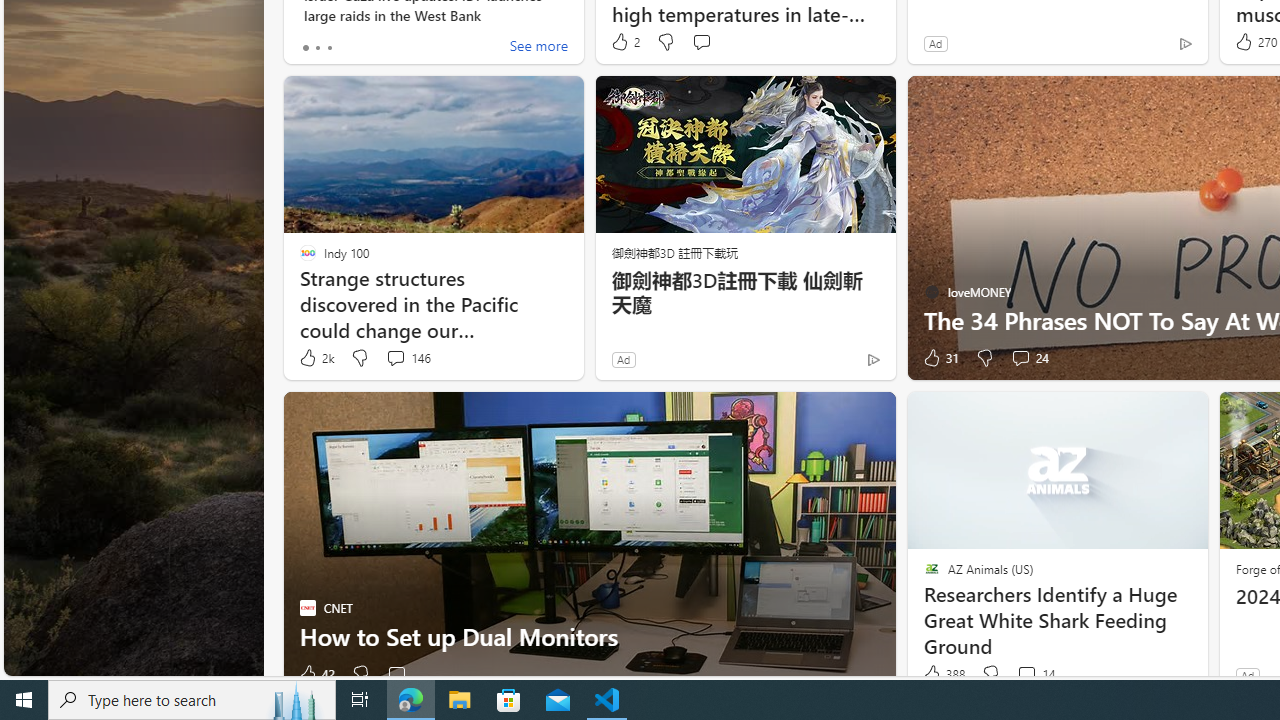 The image size is (1280, 720). What do you see at coordinates (1026, 673) in the screenshot?
I see `'View comments 14 Comment'` at bounding box center [1026, 673].